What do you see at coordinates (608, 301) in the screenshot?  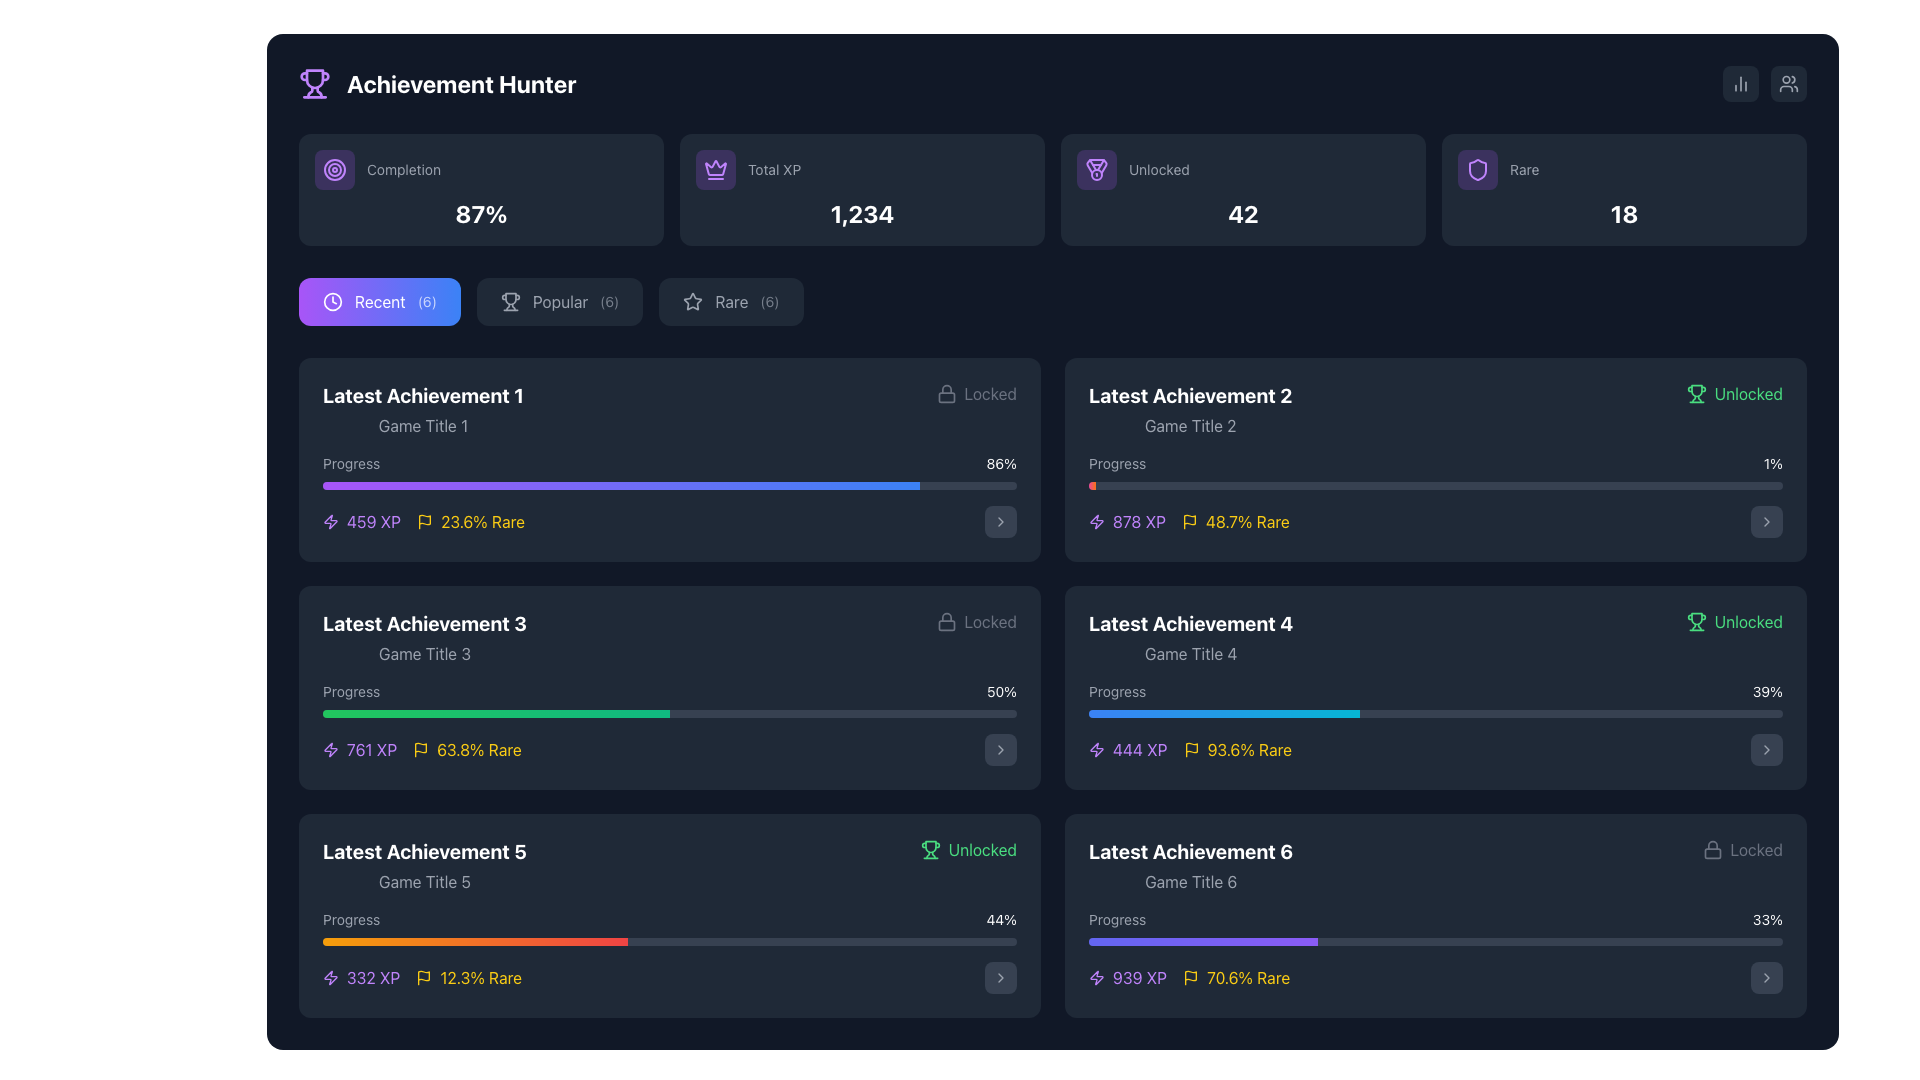 I see `the static text label or counter displaying '(6)' which is located at the right end of the 'Popular' button` at bounding box center [608, 301].